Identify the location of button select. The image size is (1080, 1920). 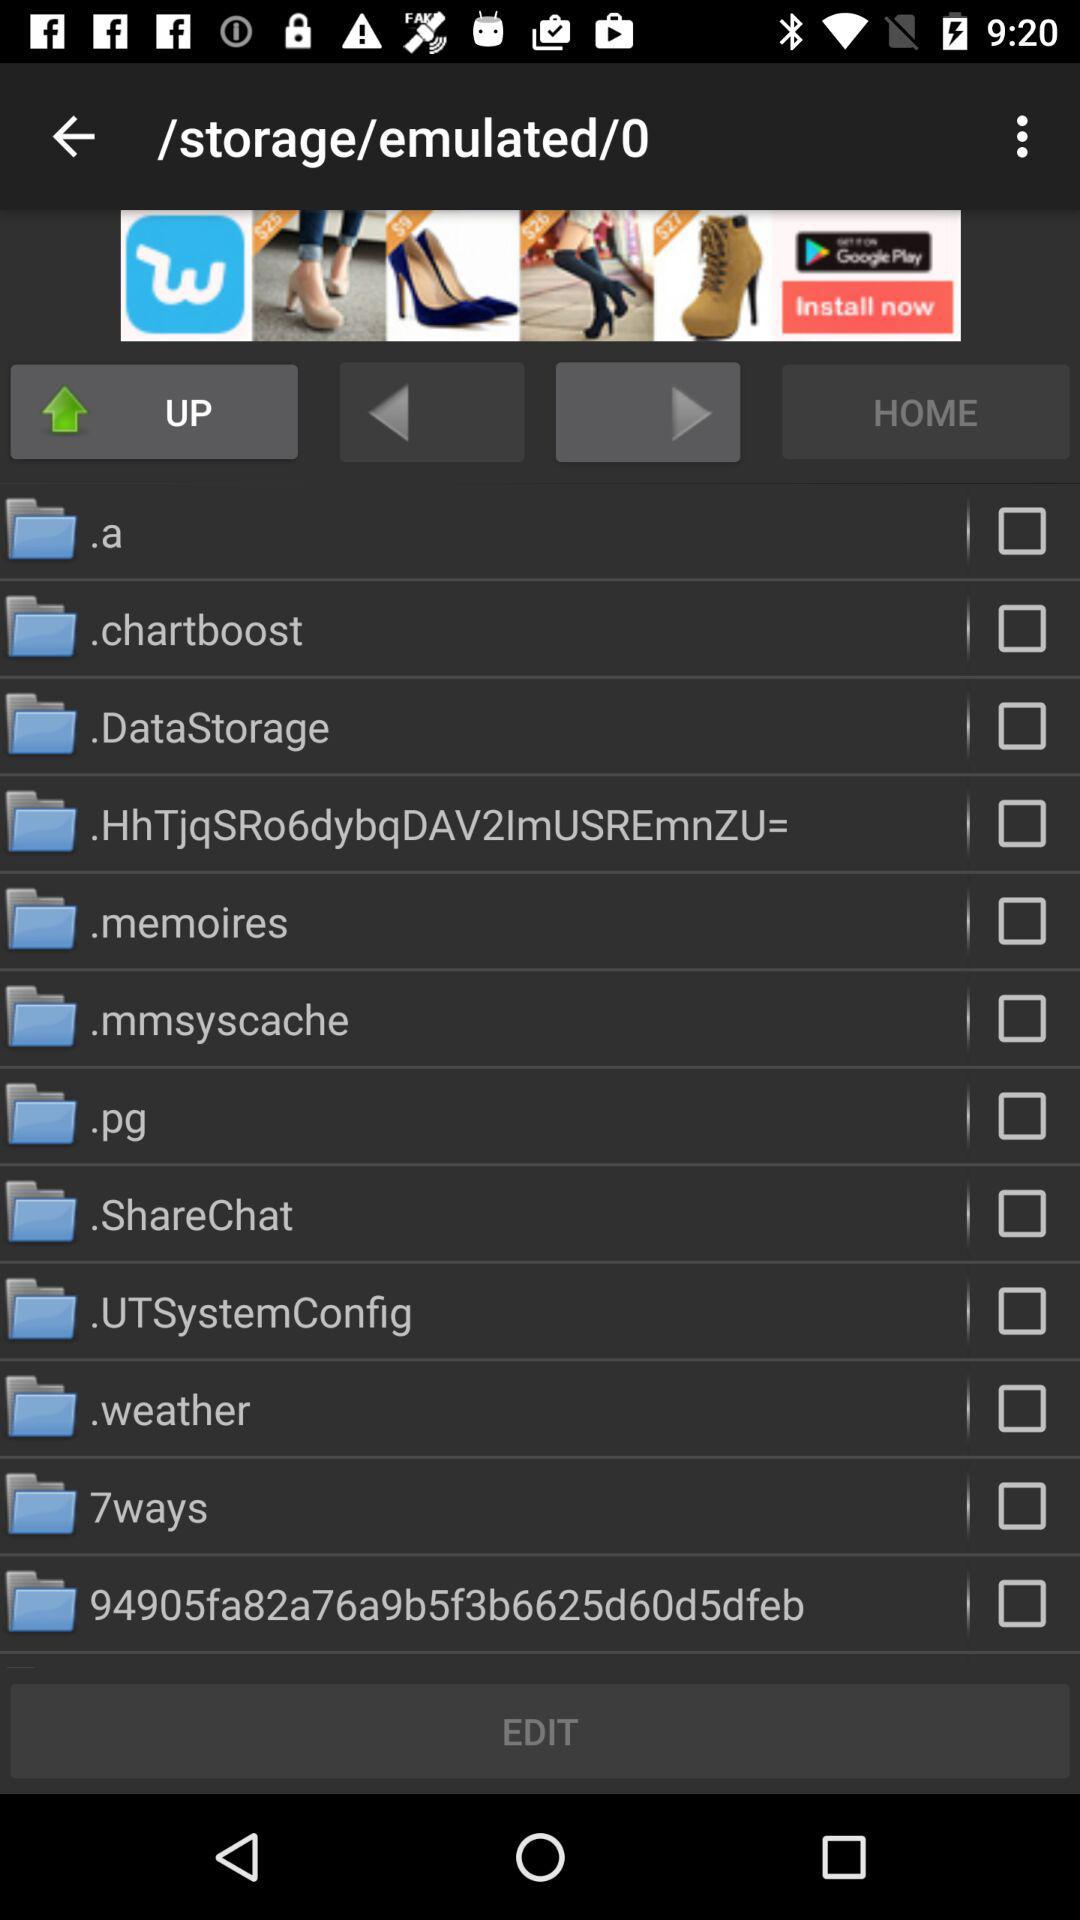
(1024, 1603).